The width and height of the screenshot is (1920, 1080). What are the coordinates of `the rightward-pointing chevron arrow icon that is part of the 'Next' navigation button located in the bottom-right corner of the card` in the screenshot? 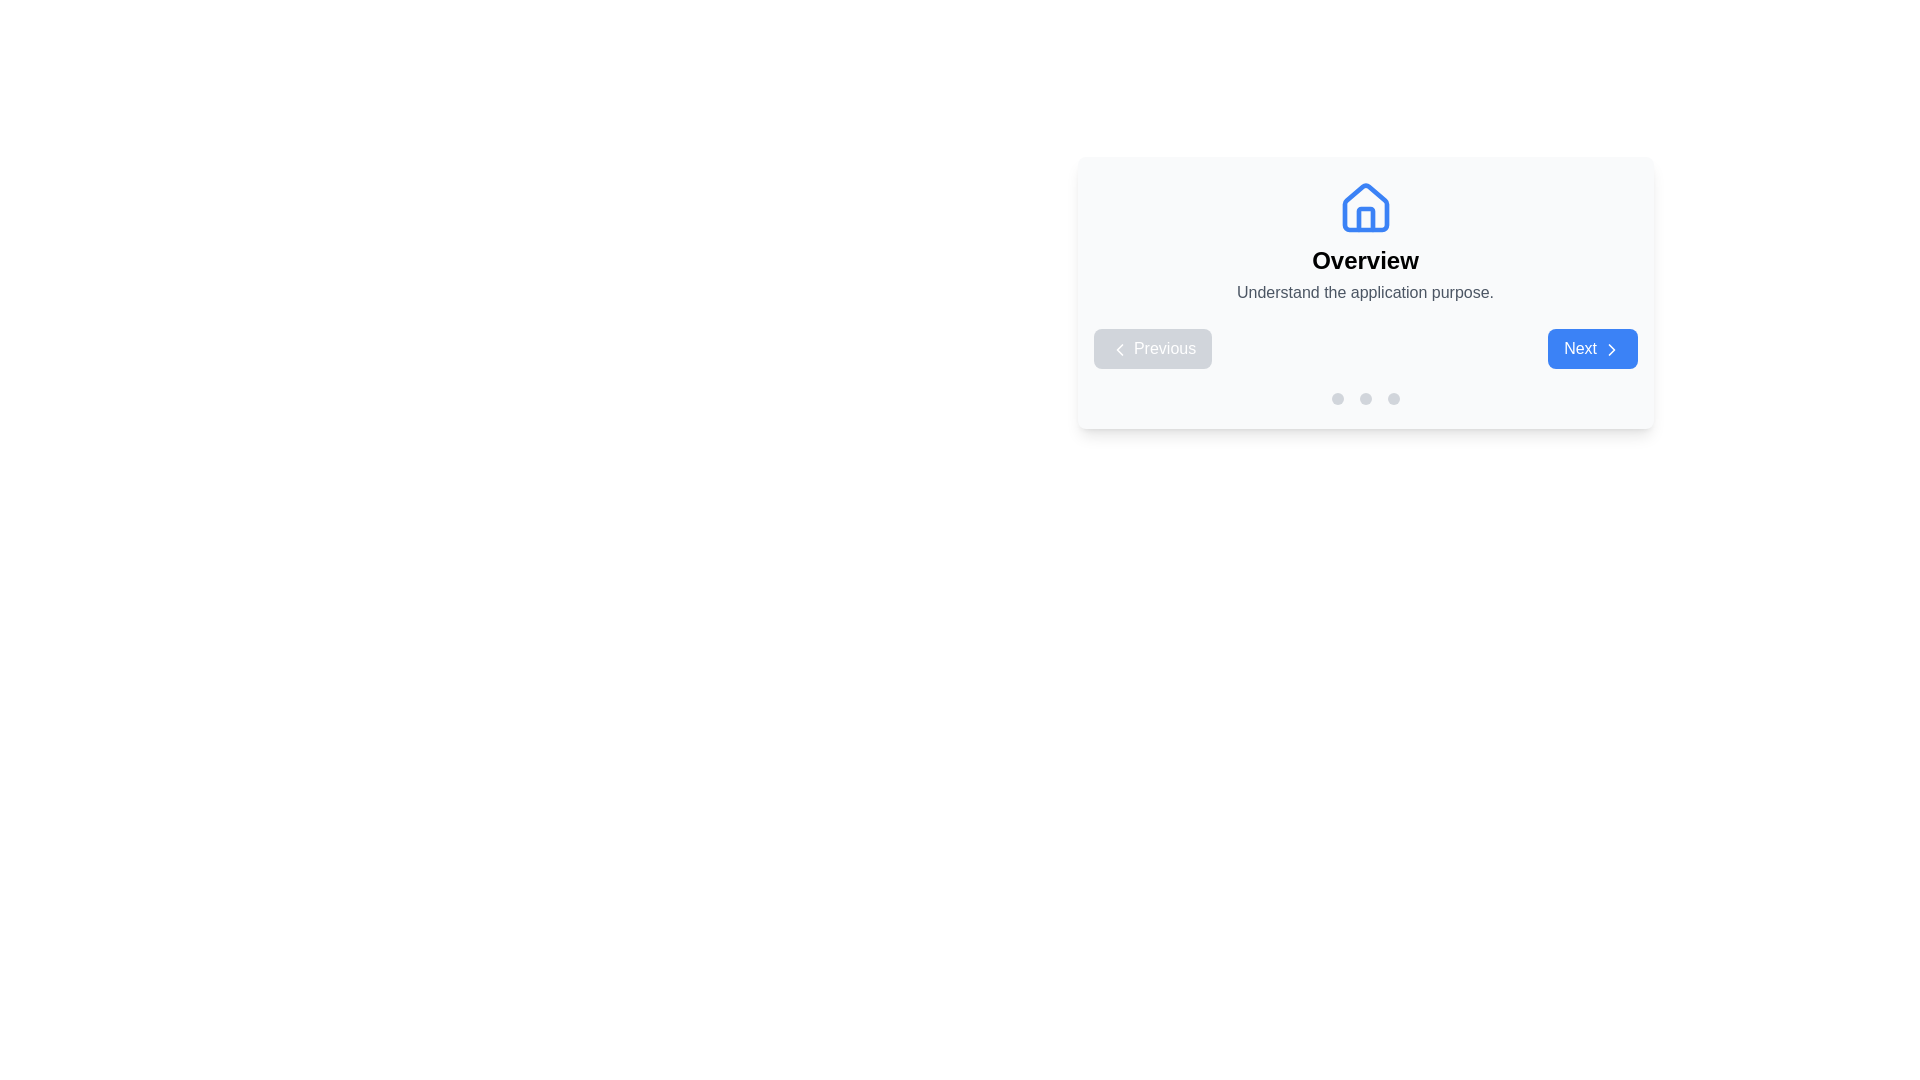 It's located at (1611, 348).